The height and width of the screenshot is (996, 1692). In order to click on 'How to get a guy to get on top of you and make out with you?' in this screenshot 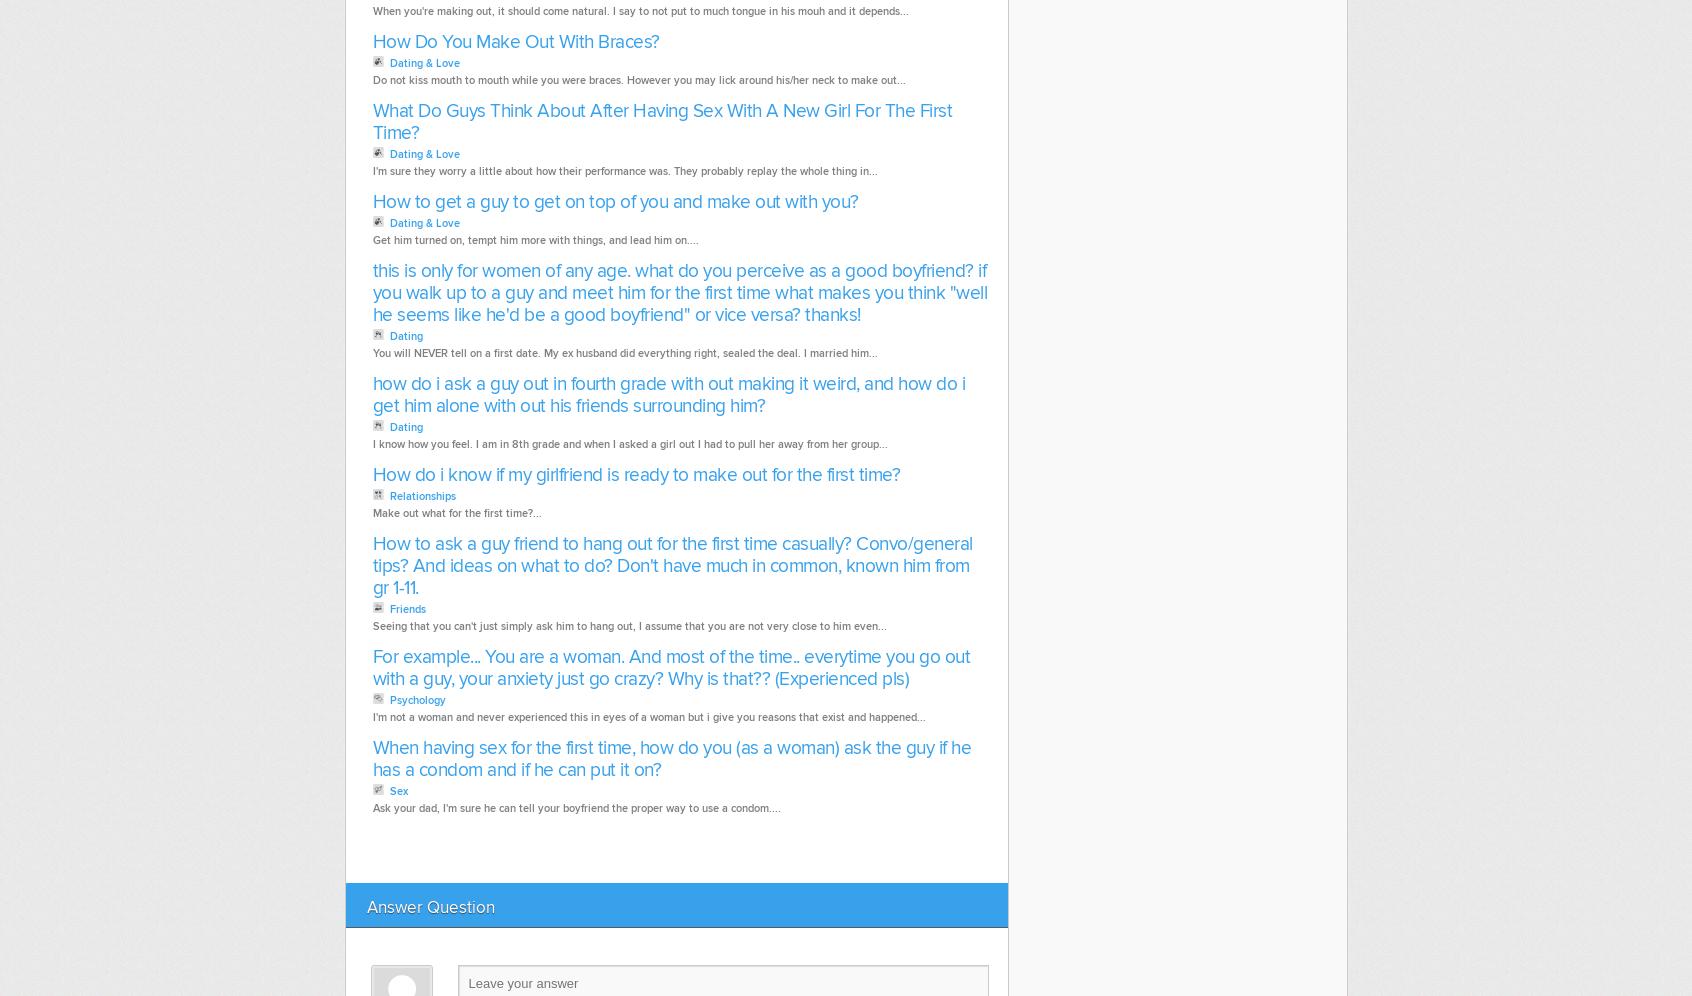, I will do `click(614, 201)`.